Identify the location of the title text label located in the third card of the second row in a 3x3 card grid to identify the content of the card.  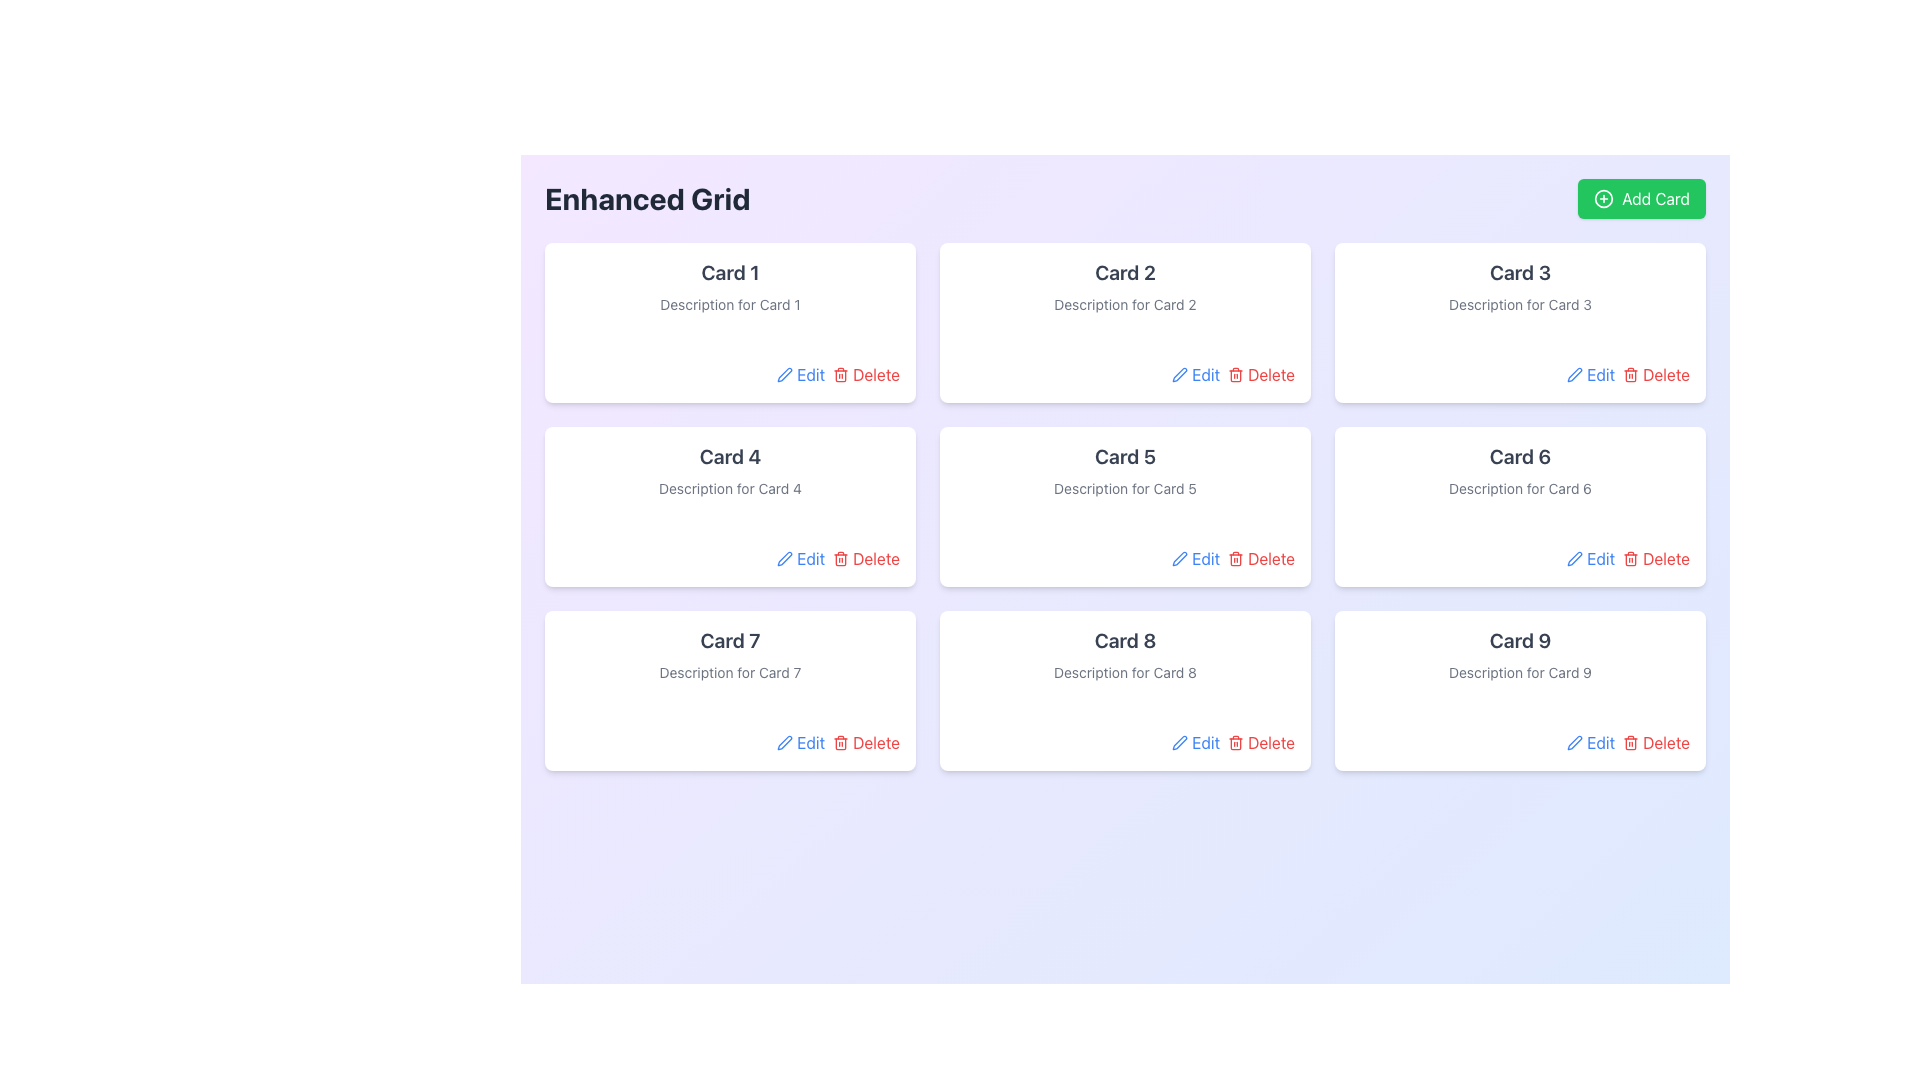
(1125, 456).